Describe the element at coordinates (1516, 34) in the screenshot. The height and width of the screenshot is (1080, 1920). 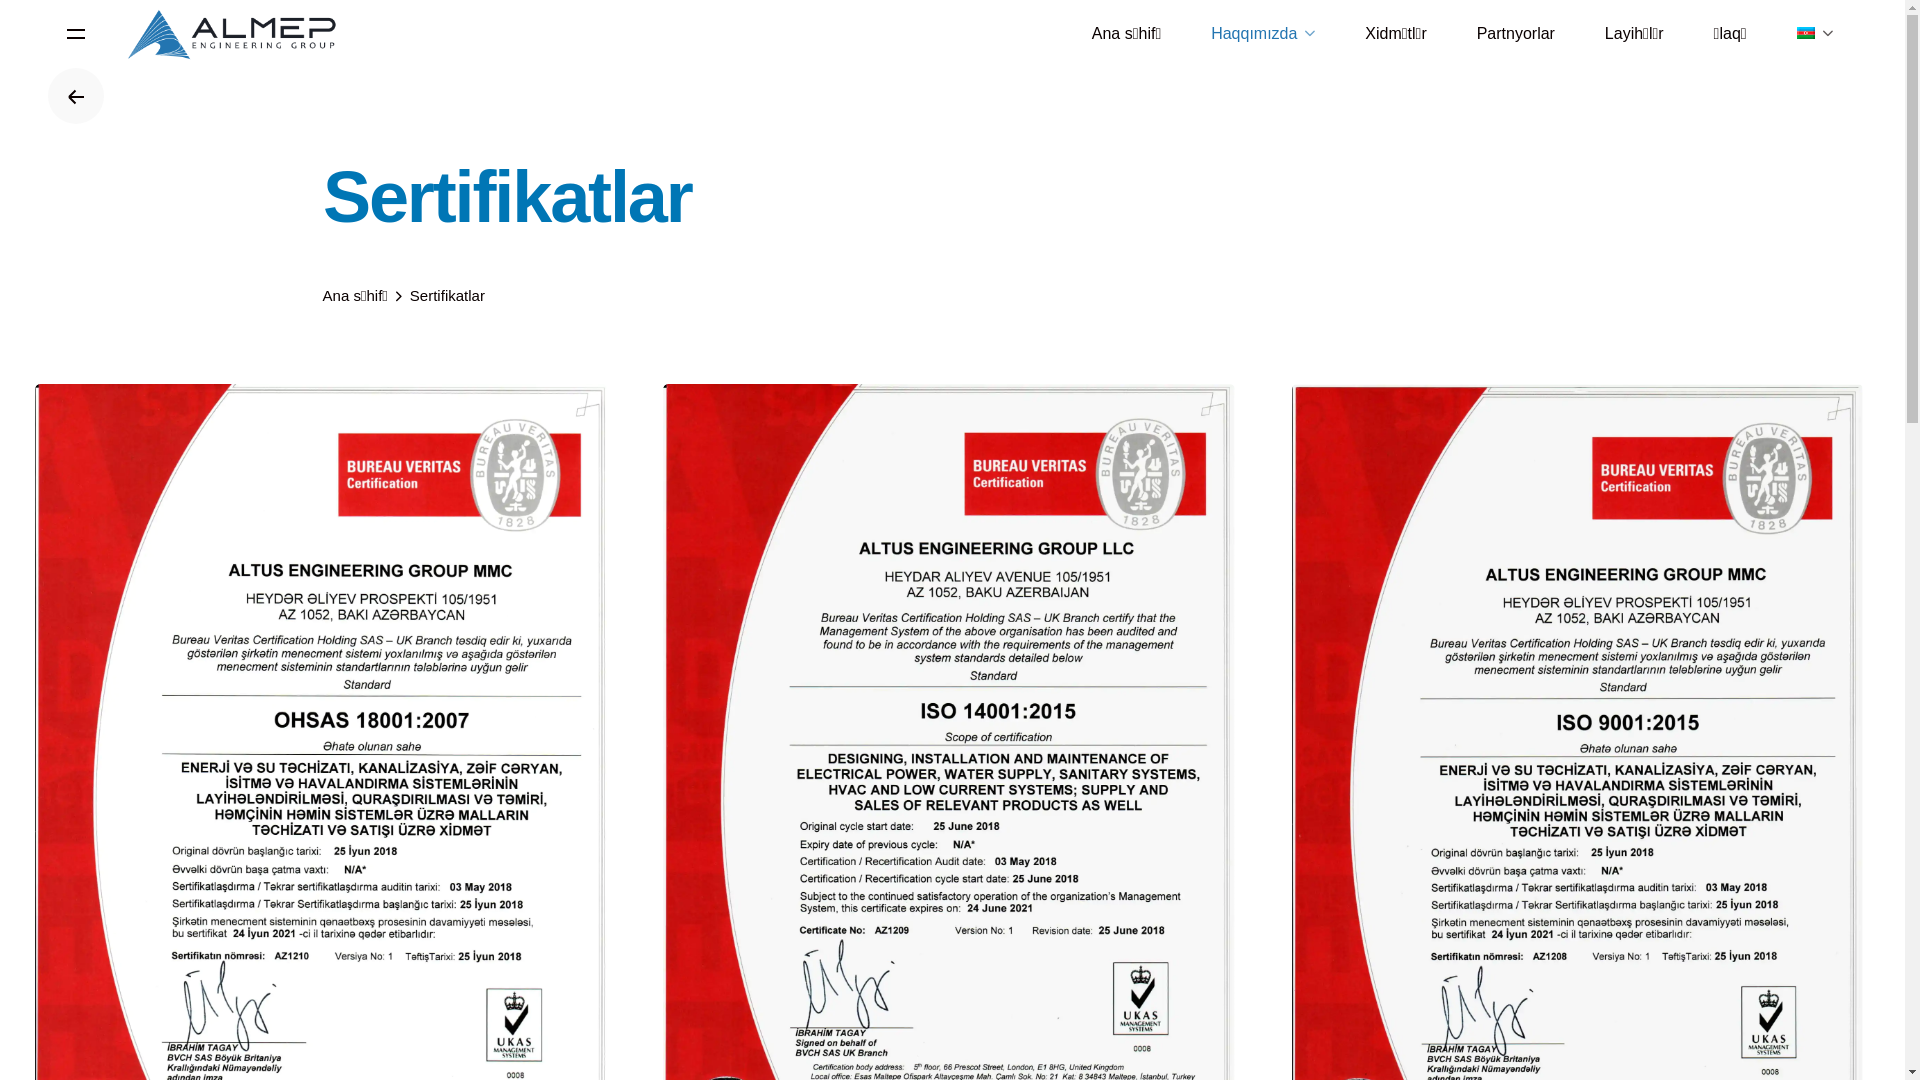
I see `'Partnyorlar'` at that location.